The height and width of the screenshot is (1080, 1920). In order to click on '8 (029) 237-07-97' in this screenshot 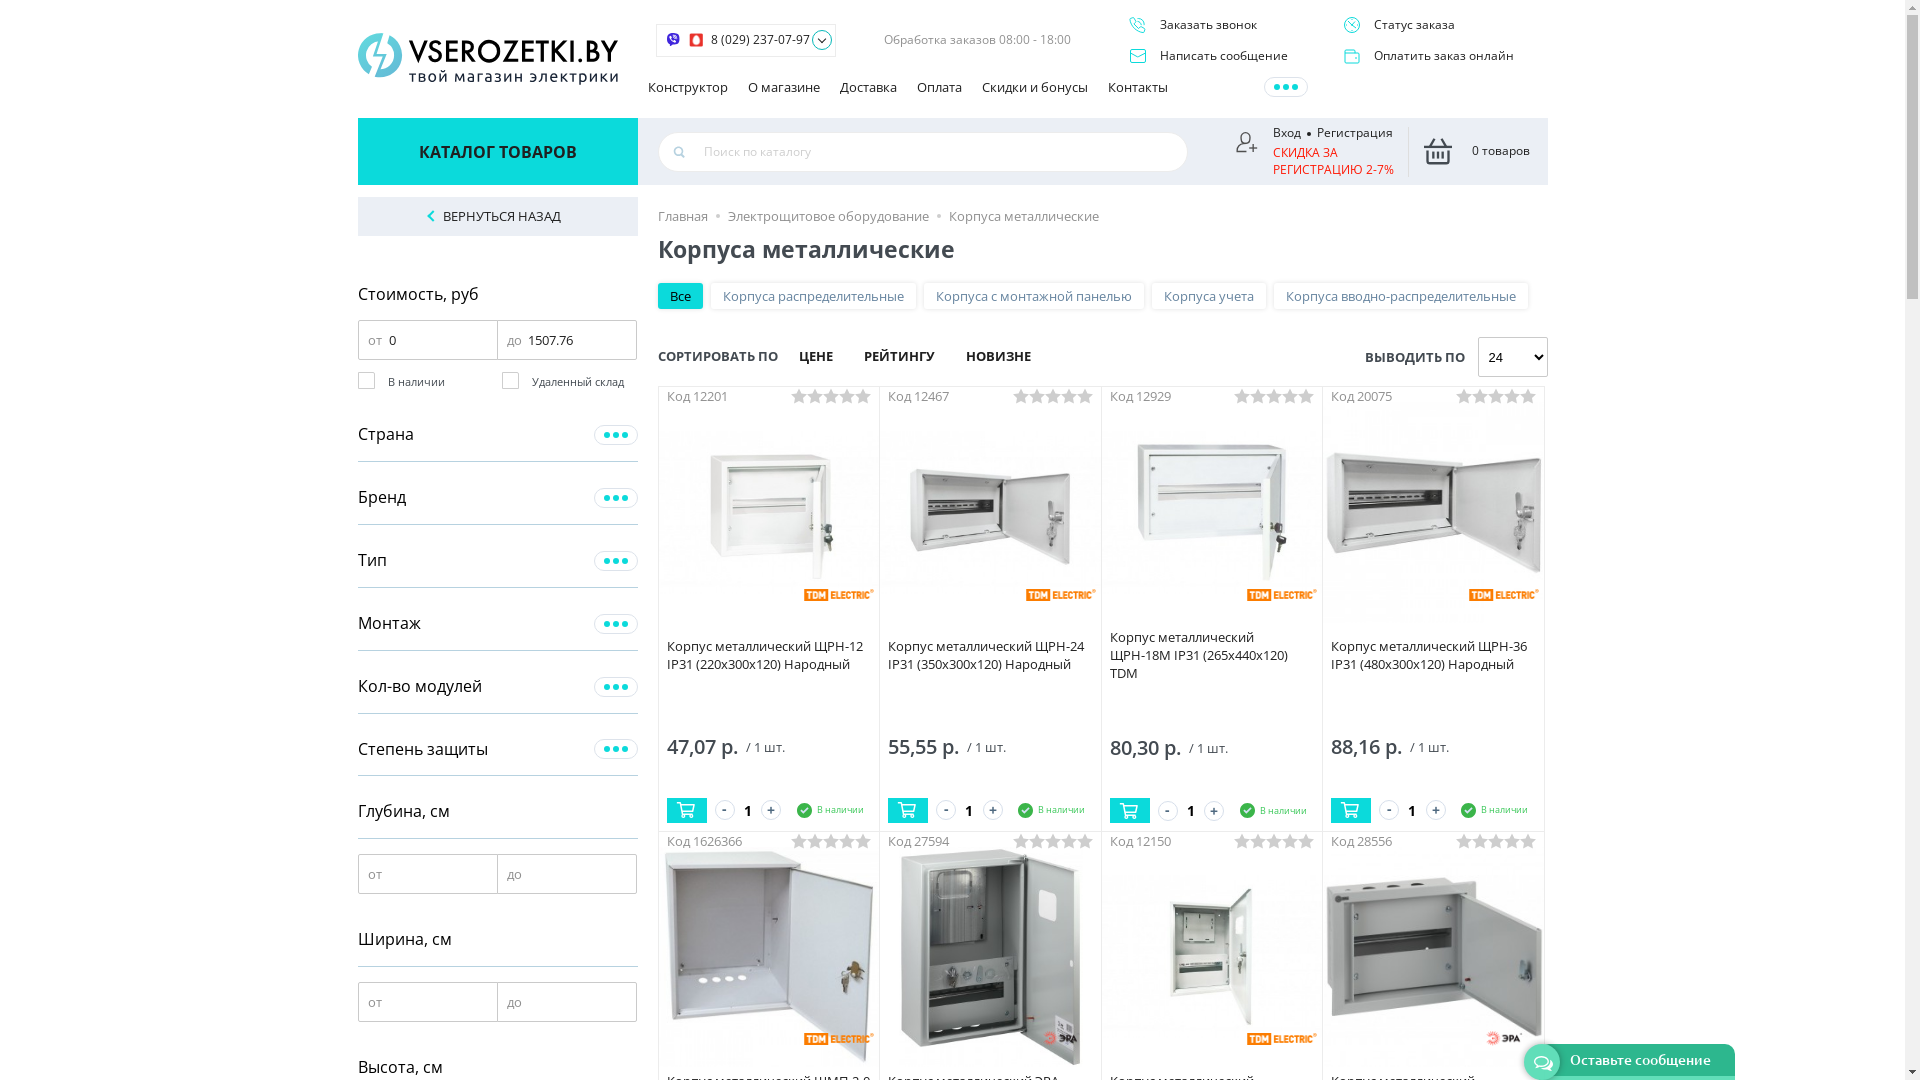, I will do `click(758, 40)`.